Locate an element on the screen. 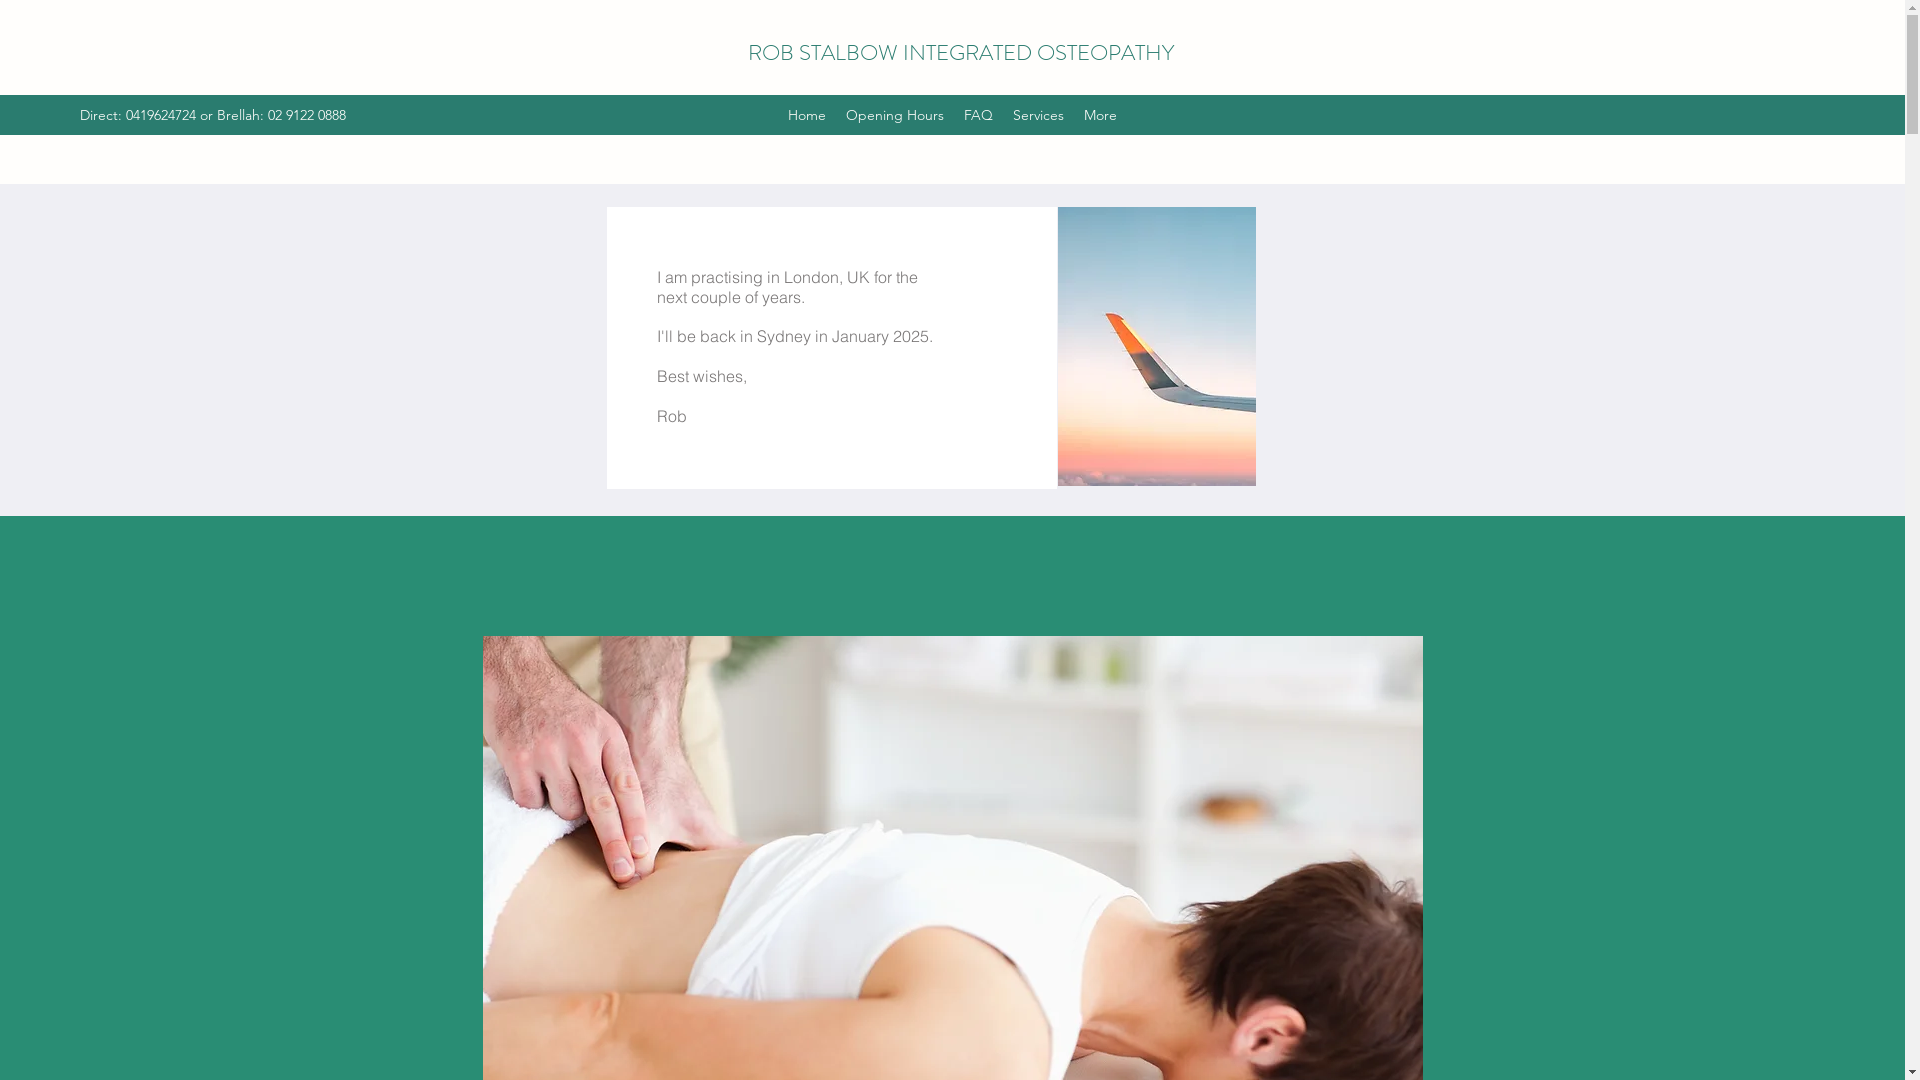 The width and height of the screenshot is (1920, 1080). 'ROB STALBOW INTEGRATED OSTEOPATHY' is located at coordinates (960, 51).